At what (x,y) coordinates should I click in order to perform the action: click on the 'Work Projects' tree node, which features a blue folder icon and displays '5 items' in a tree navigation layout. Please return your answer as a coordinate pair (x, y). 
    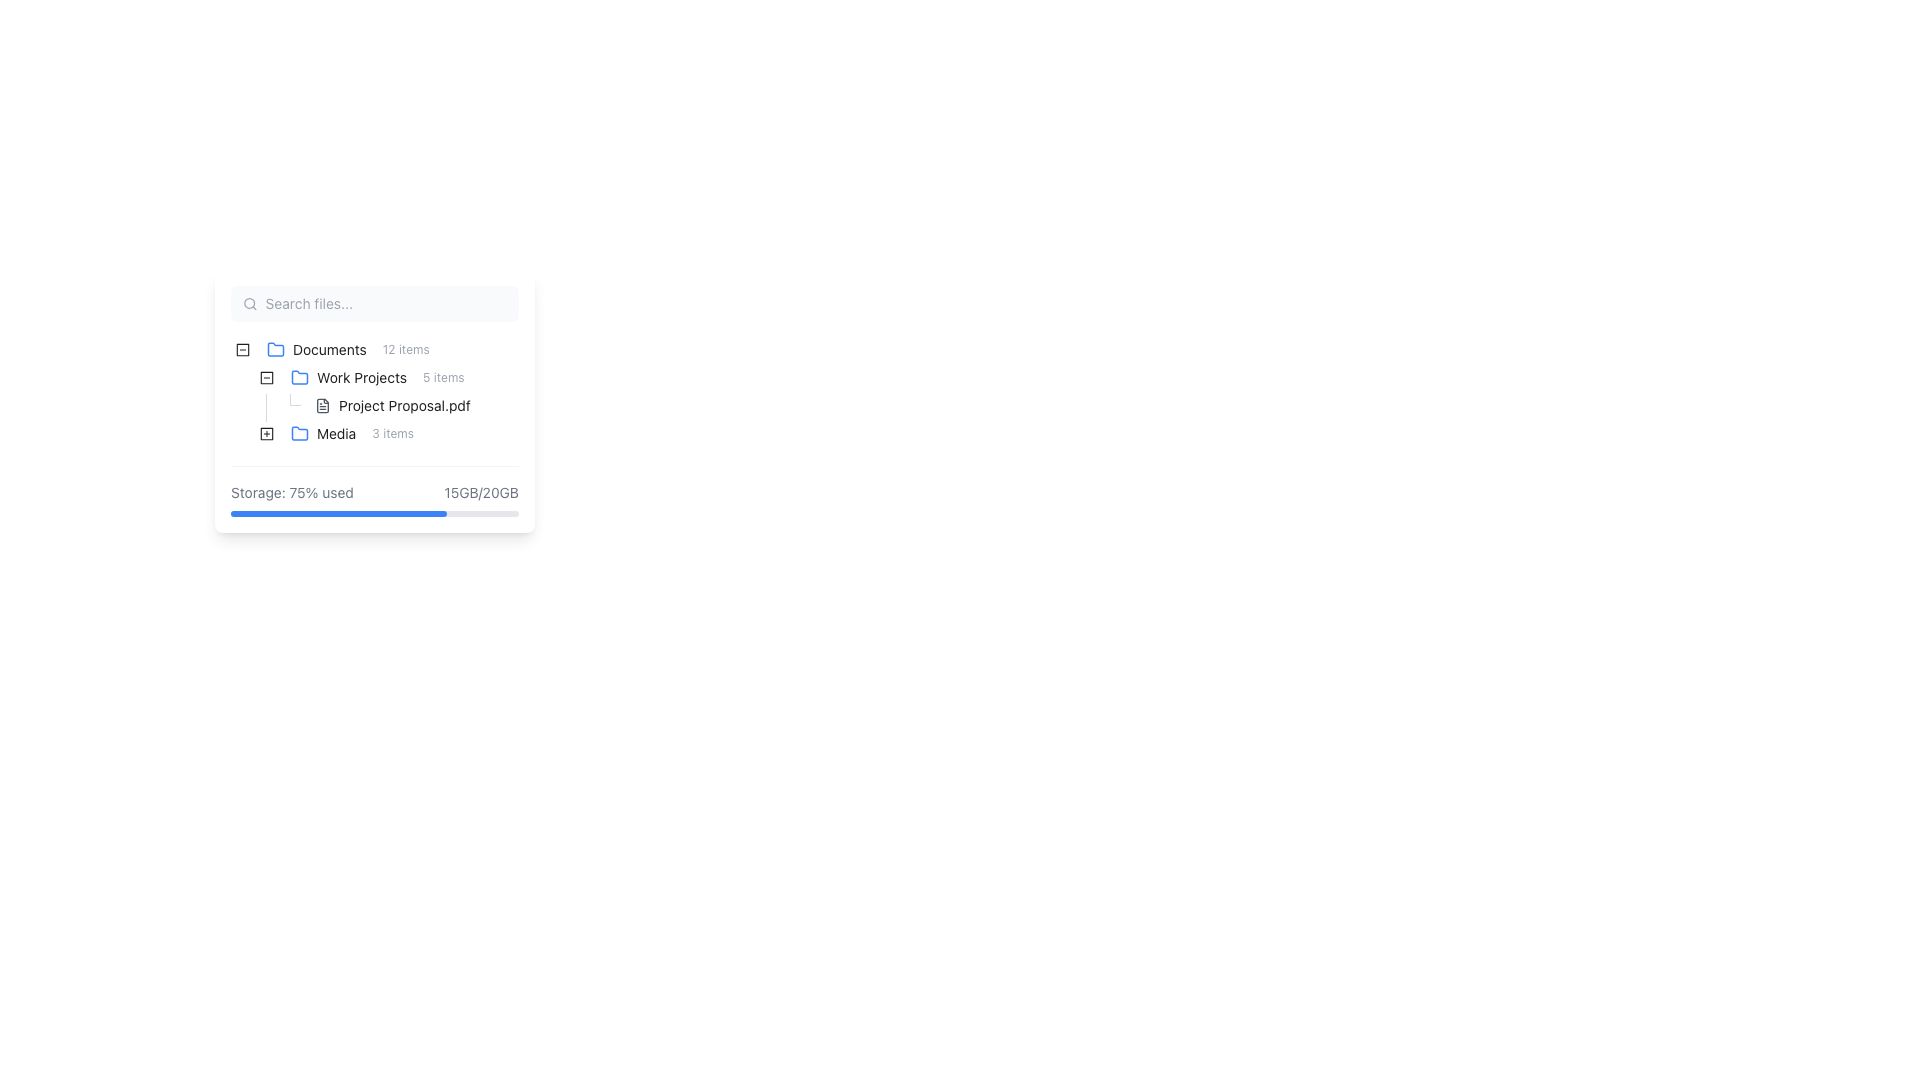
    Looking at the image, I should click on (377, 378).